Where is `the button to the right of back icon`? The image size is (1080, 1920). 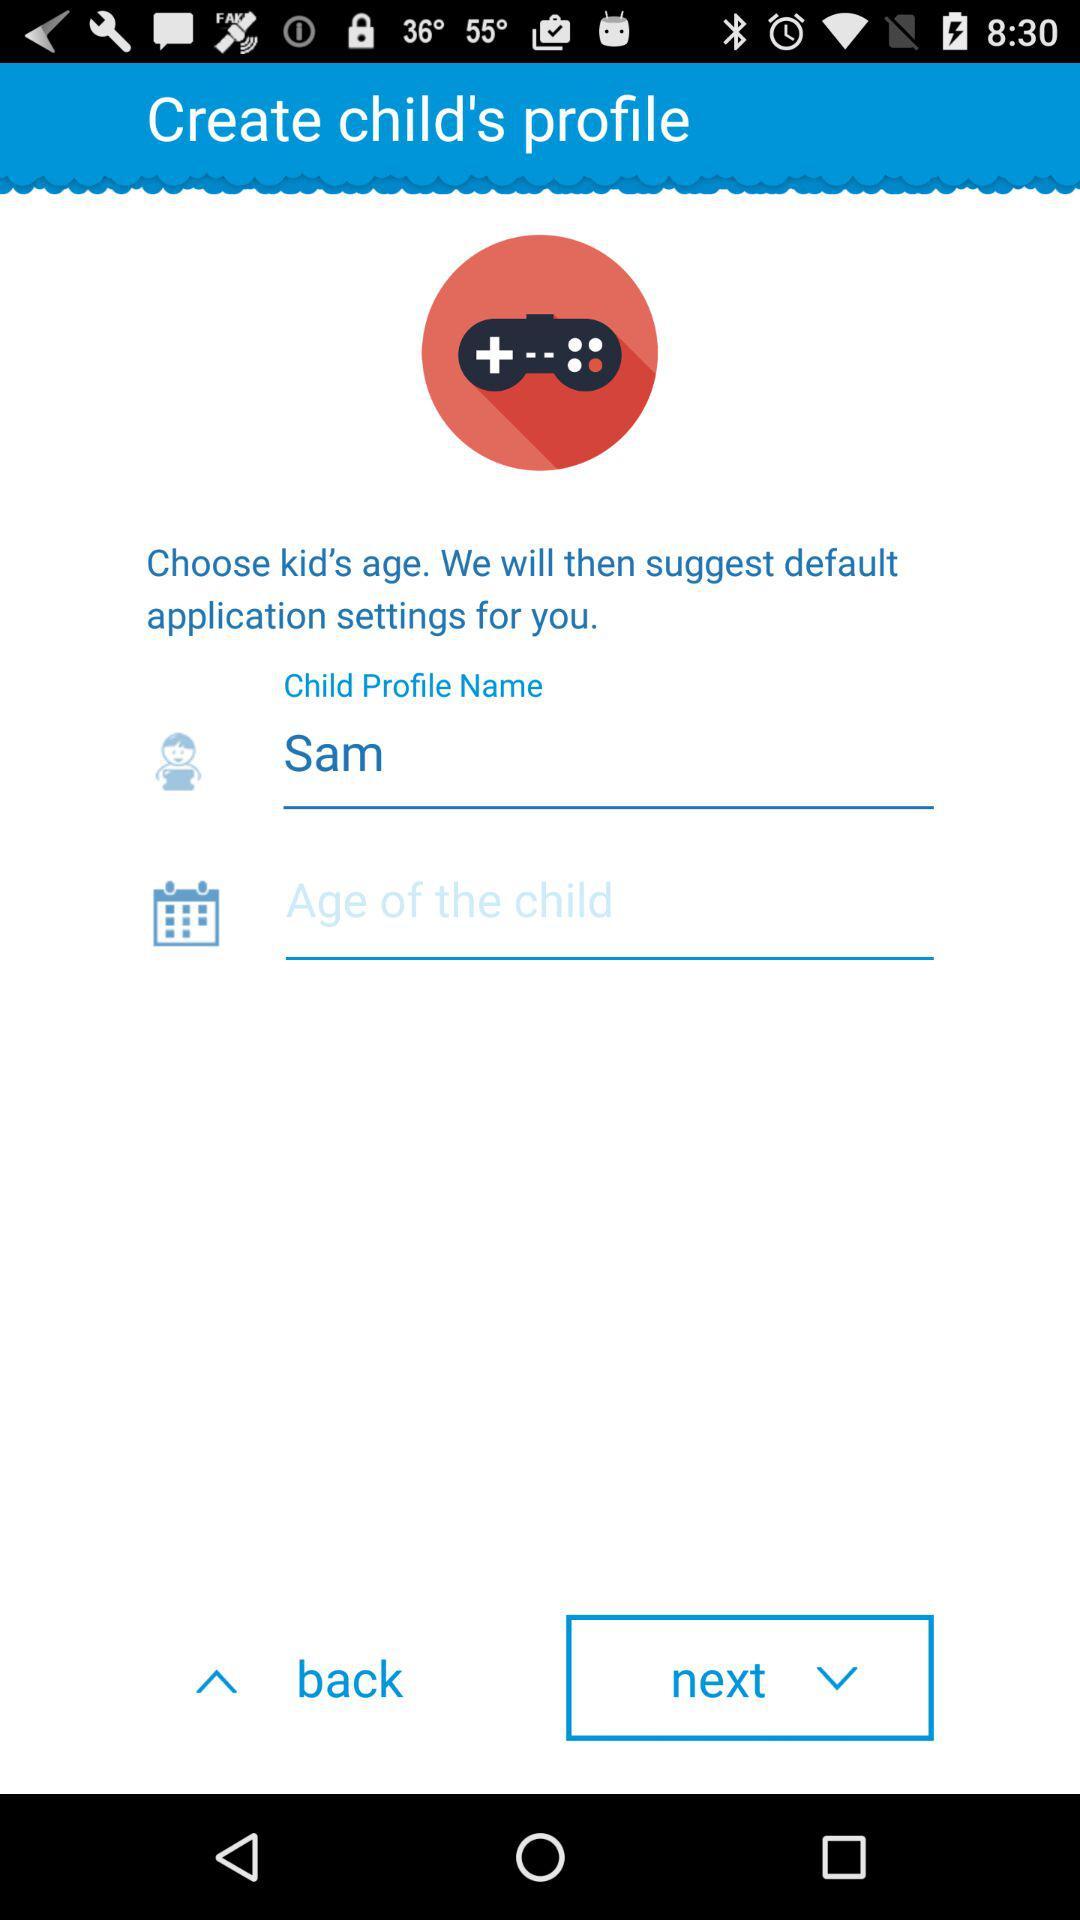
the button to the right of back icon is located at coordinates (749, 1677).